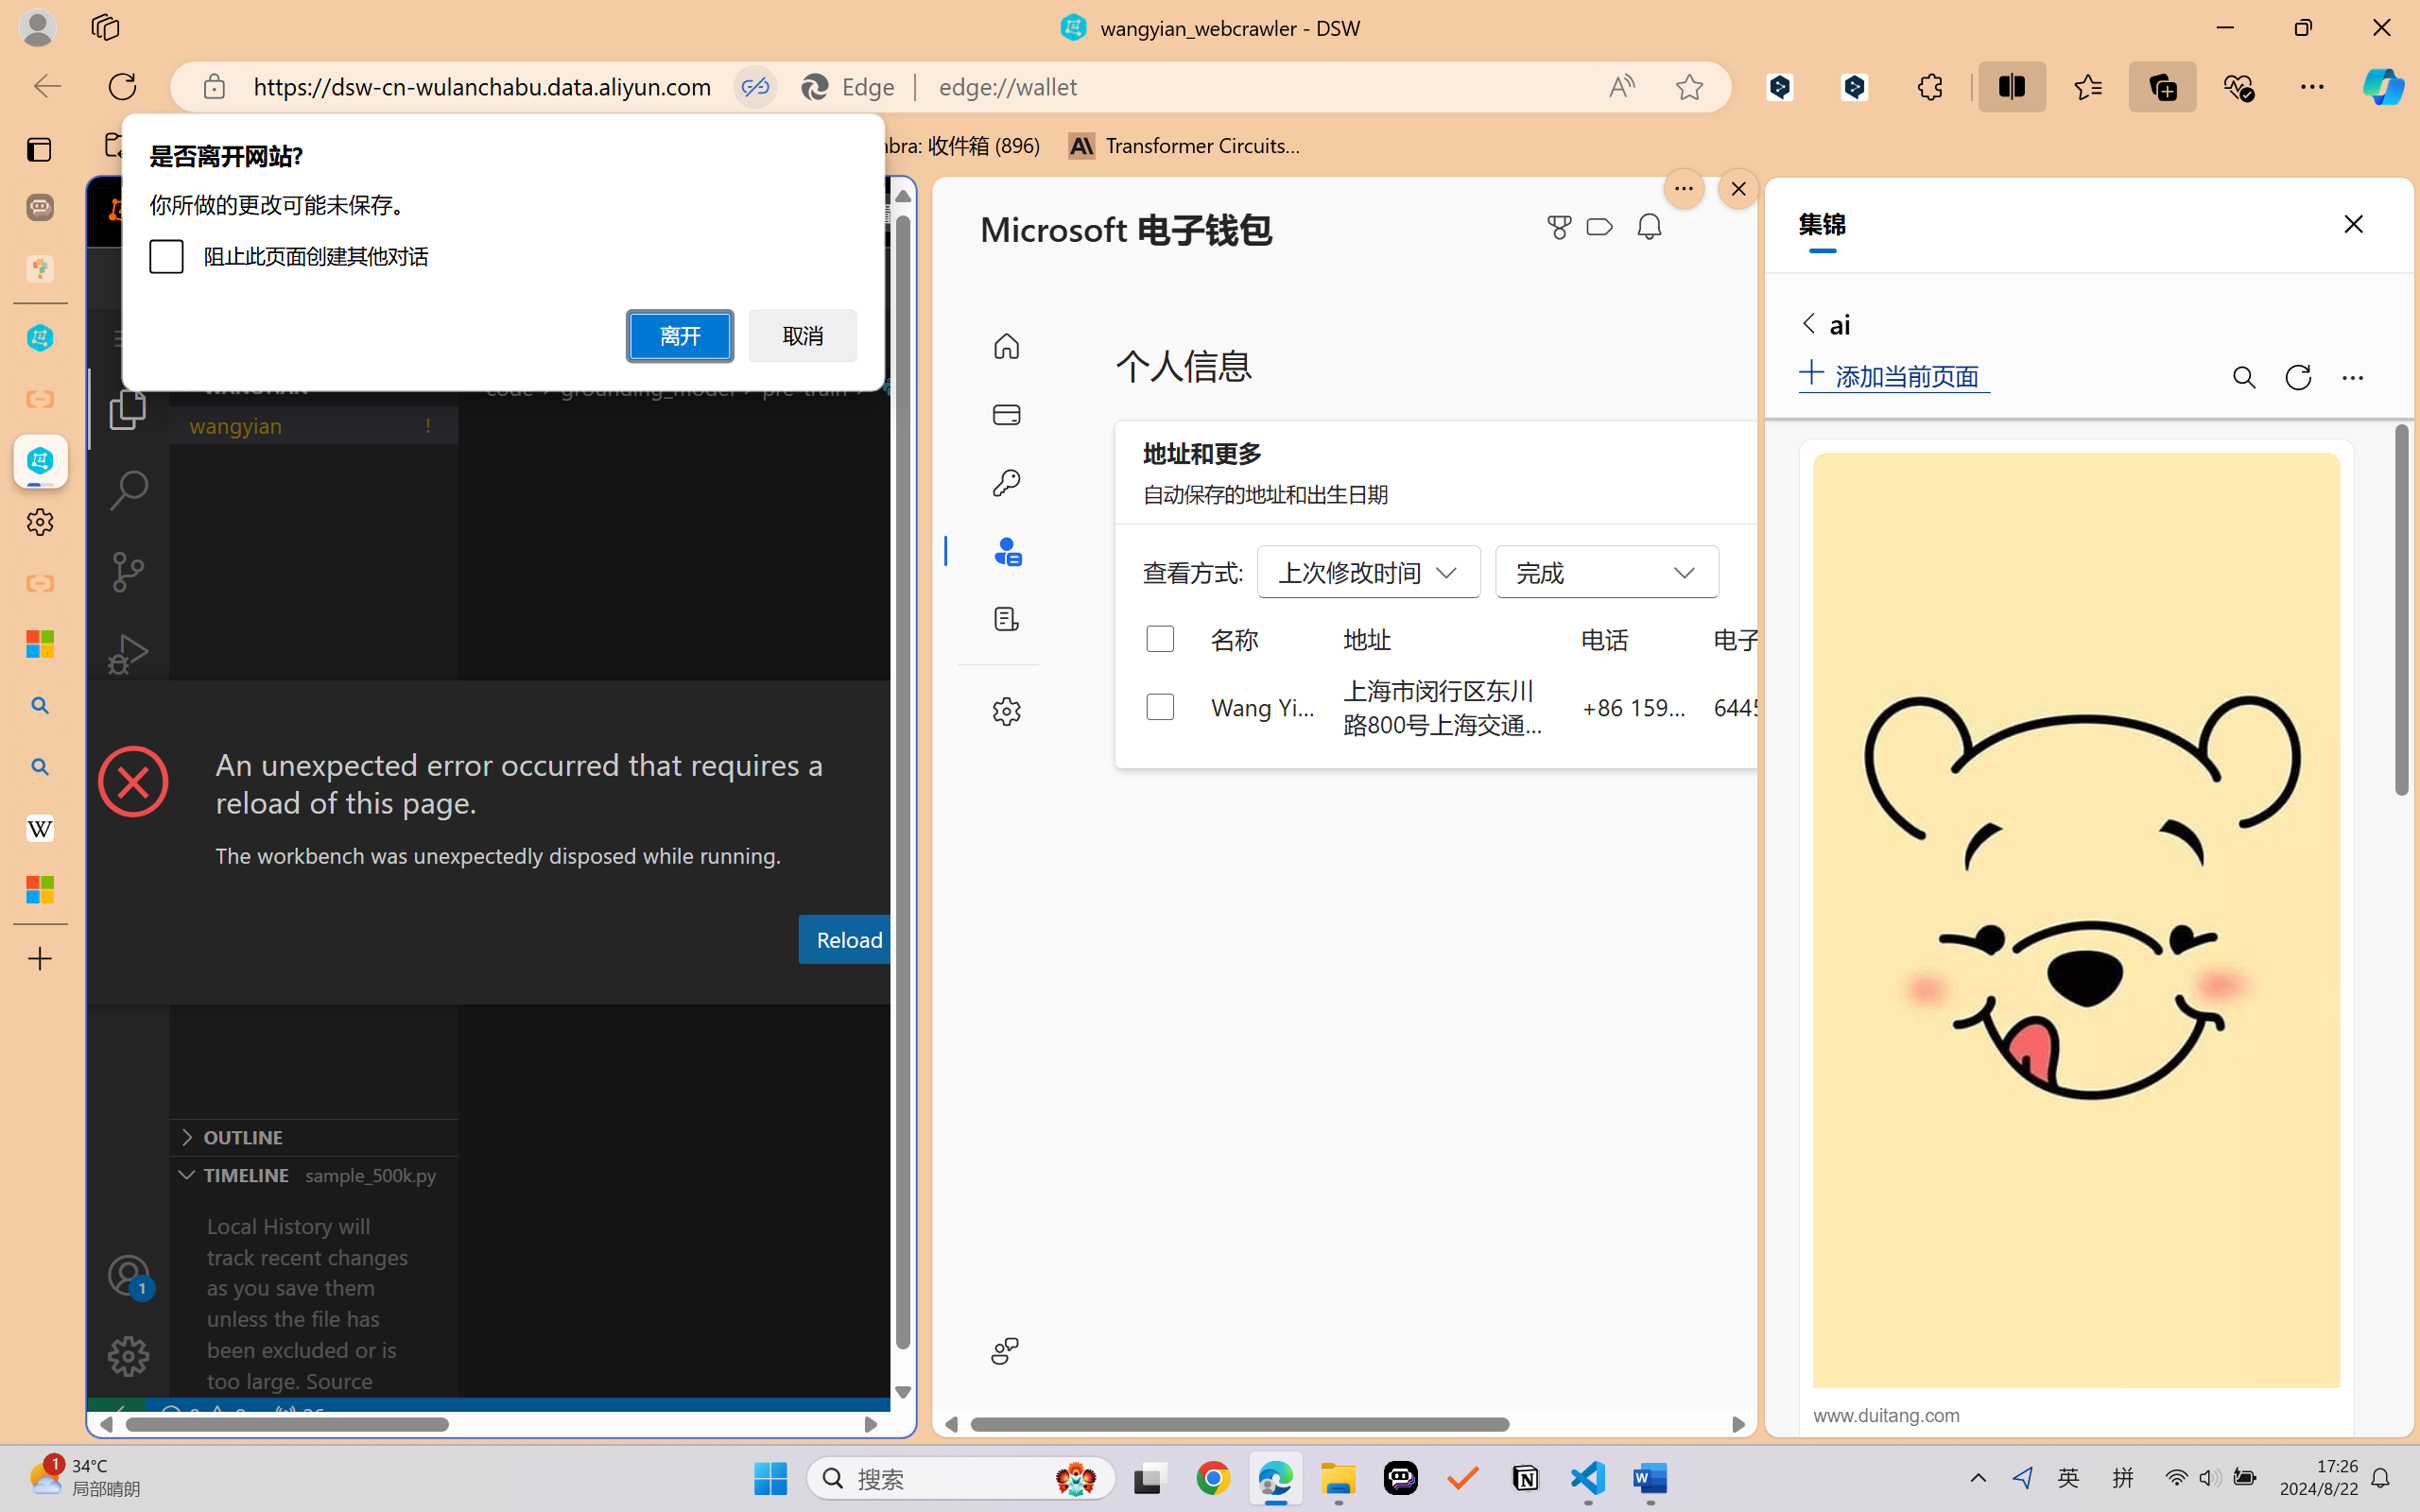  Describe the element at coordinates (1184, 145) in the screenshot. I see `'Transformer Circuits Thread'` at that location.